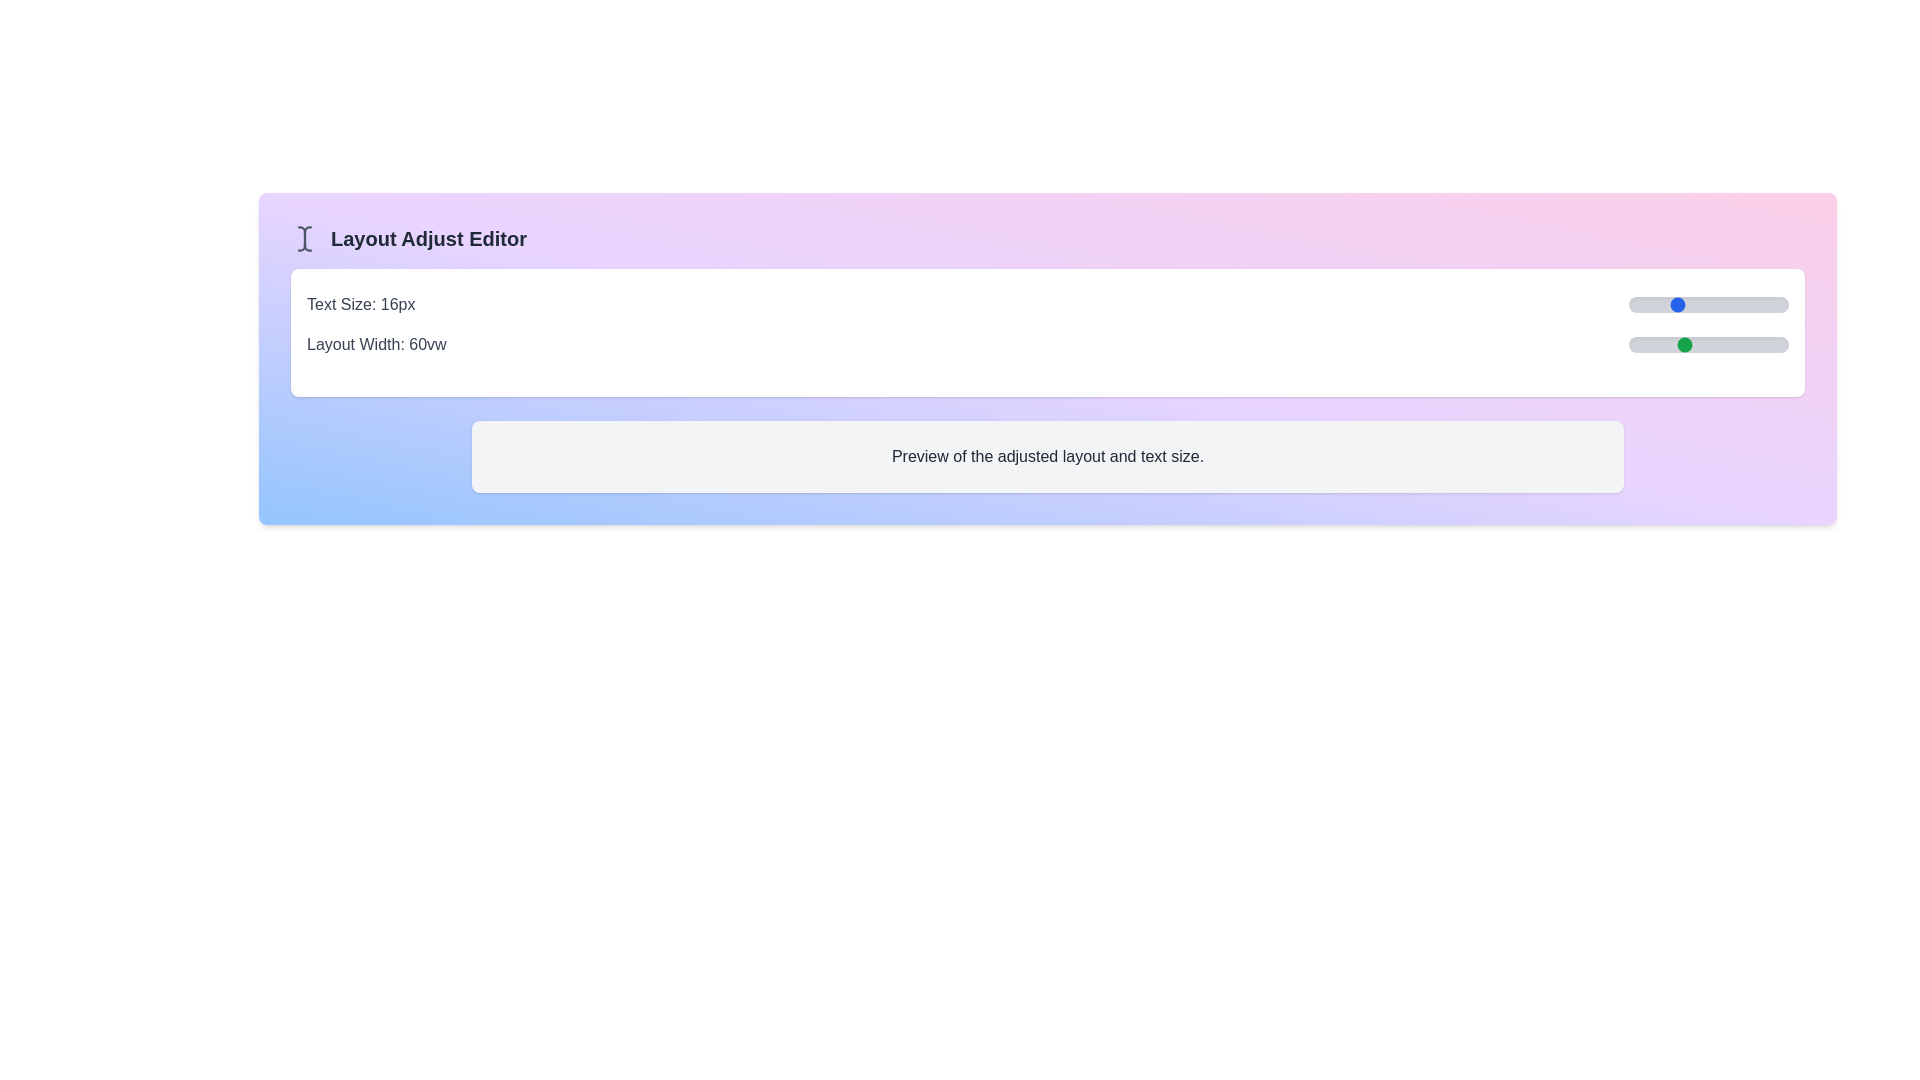 The width and height of the screenshot is (1920, 1080). I want to click on the text size, so click(1730, 304).